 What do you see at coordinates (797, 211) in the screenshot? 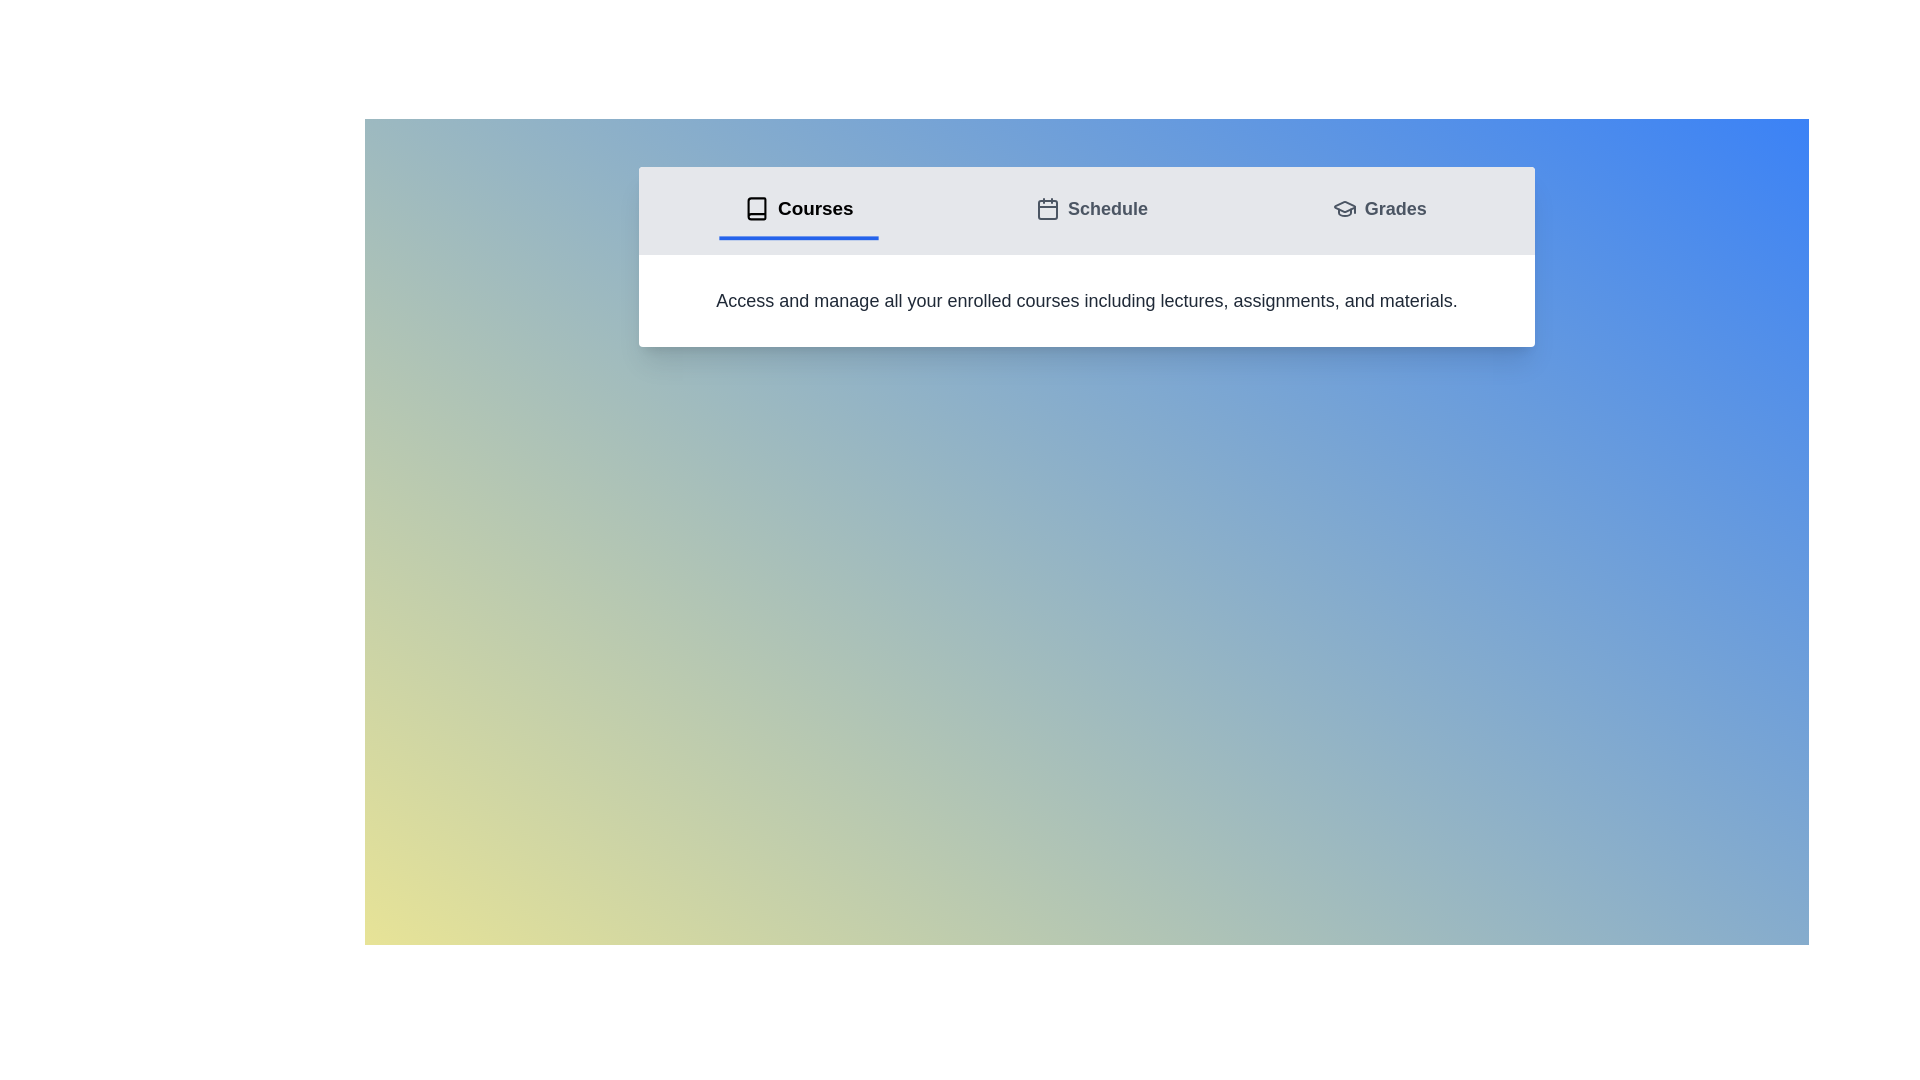
I see `the tab labeled Courses to display its content` at bounding box center [797, 211].